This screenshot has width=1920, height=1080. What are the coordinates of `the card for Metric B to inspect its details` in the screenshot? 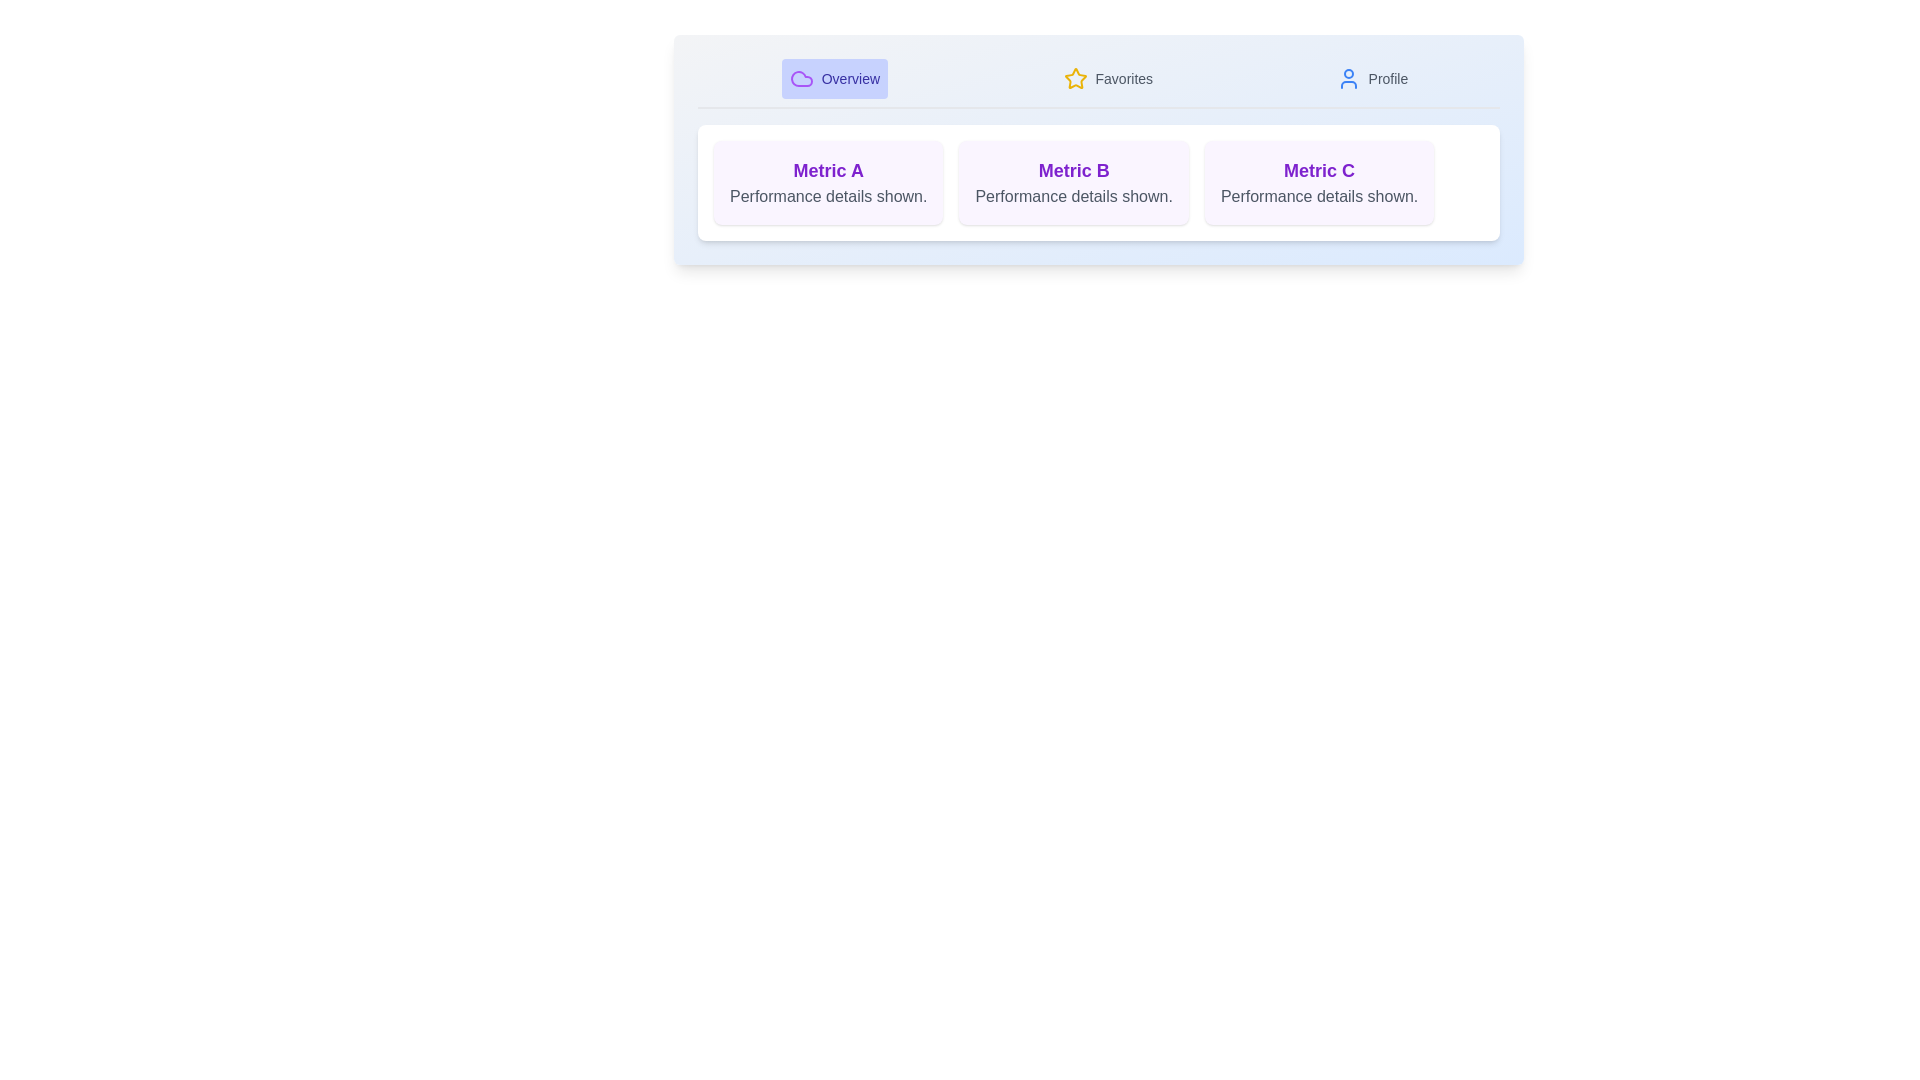 It's located at (1073, 182).